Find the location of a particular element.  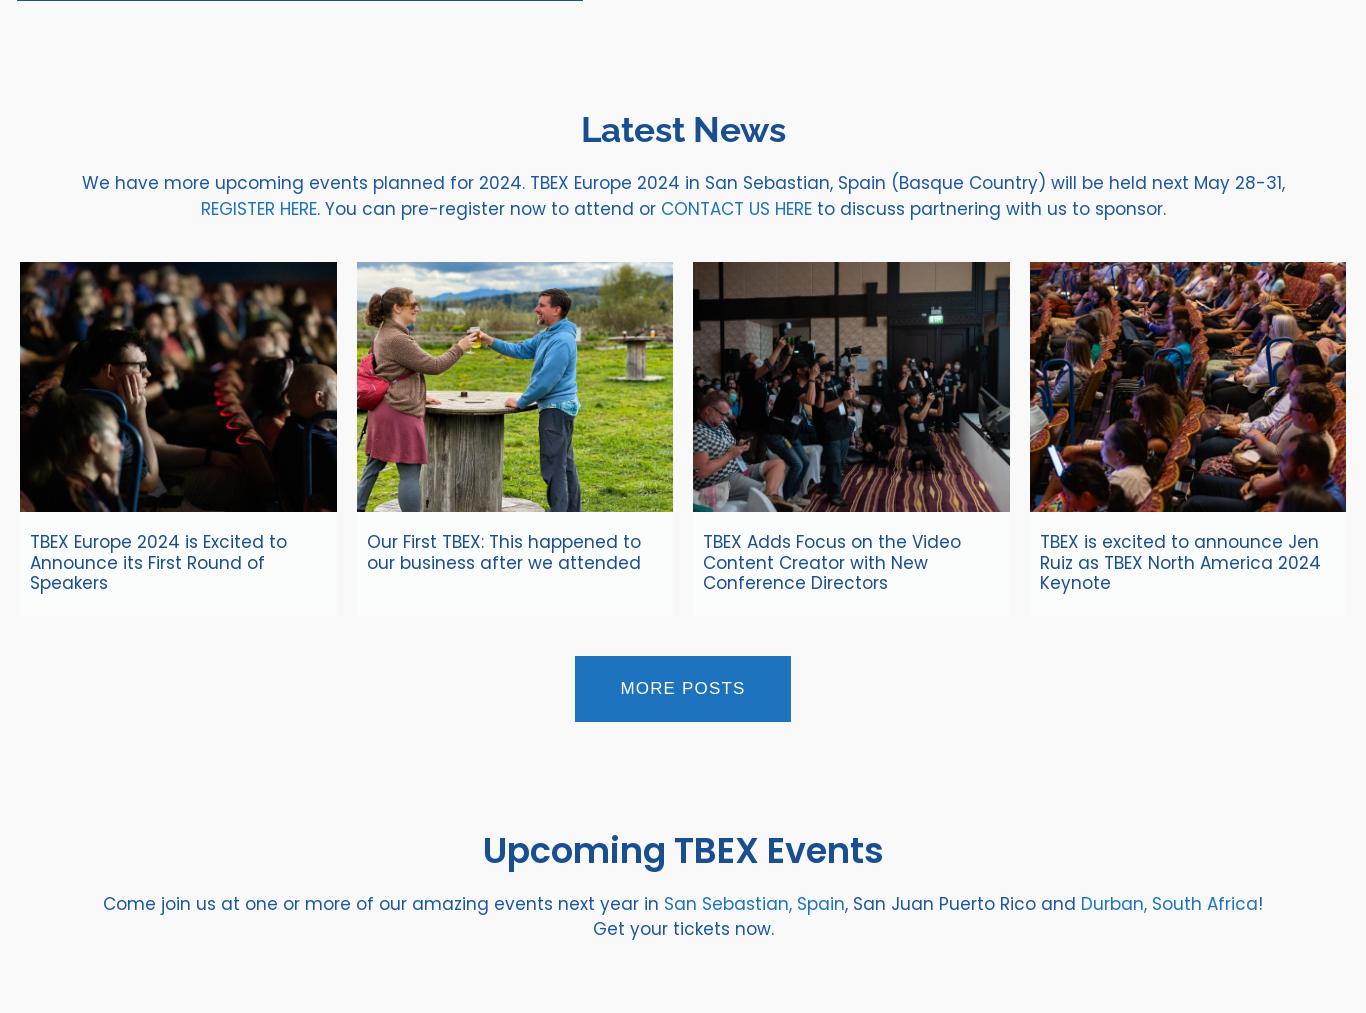

'TBEX Adds Focus on the Video Content Creator with New Conference Directors' is located at coordinates (831, 562).